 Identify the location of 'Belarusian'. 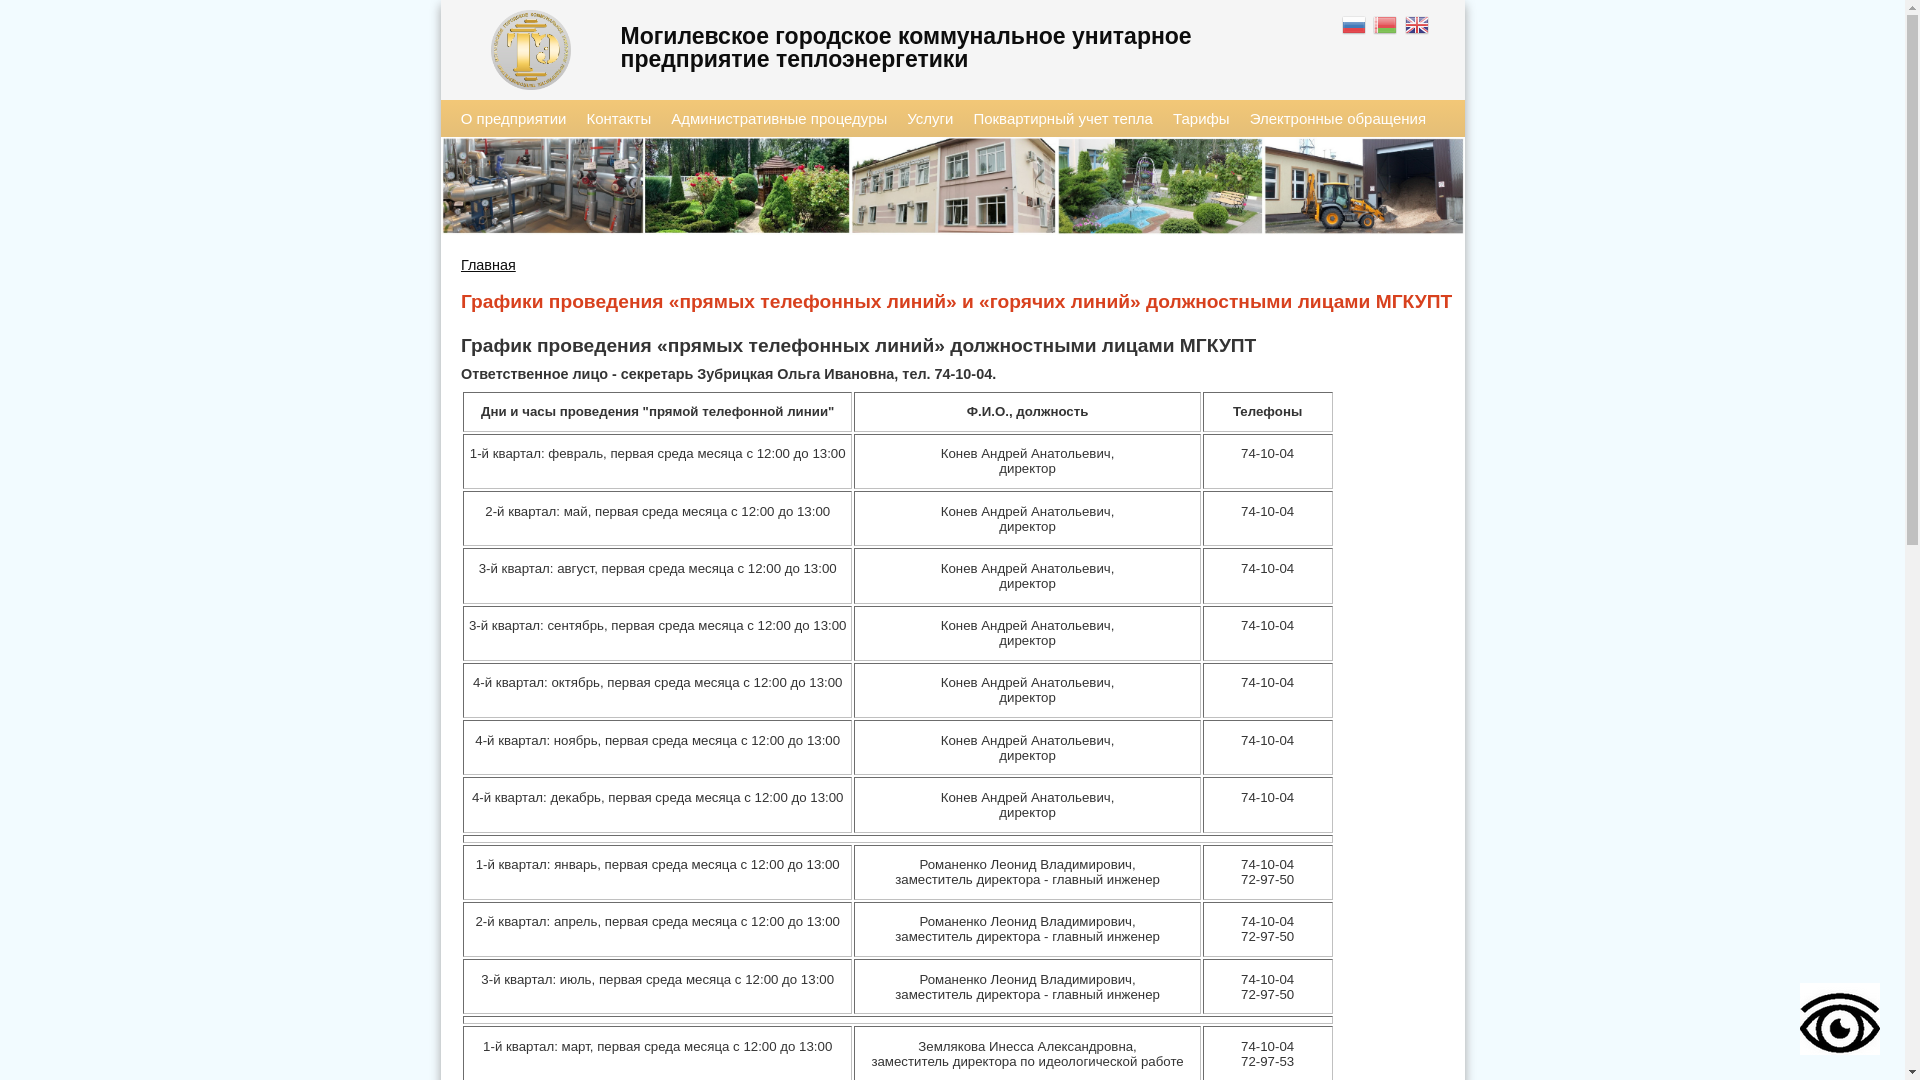
(1371, 27).